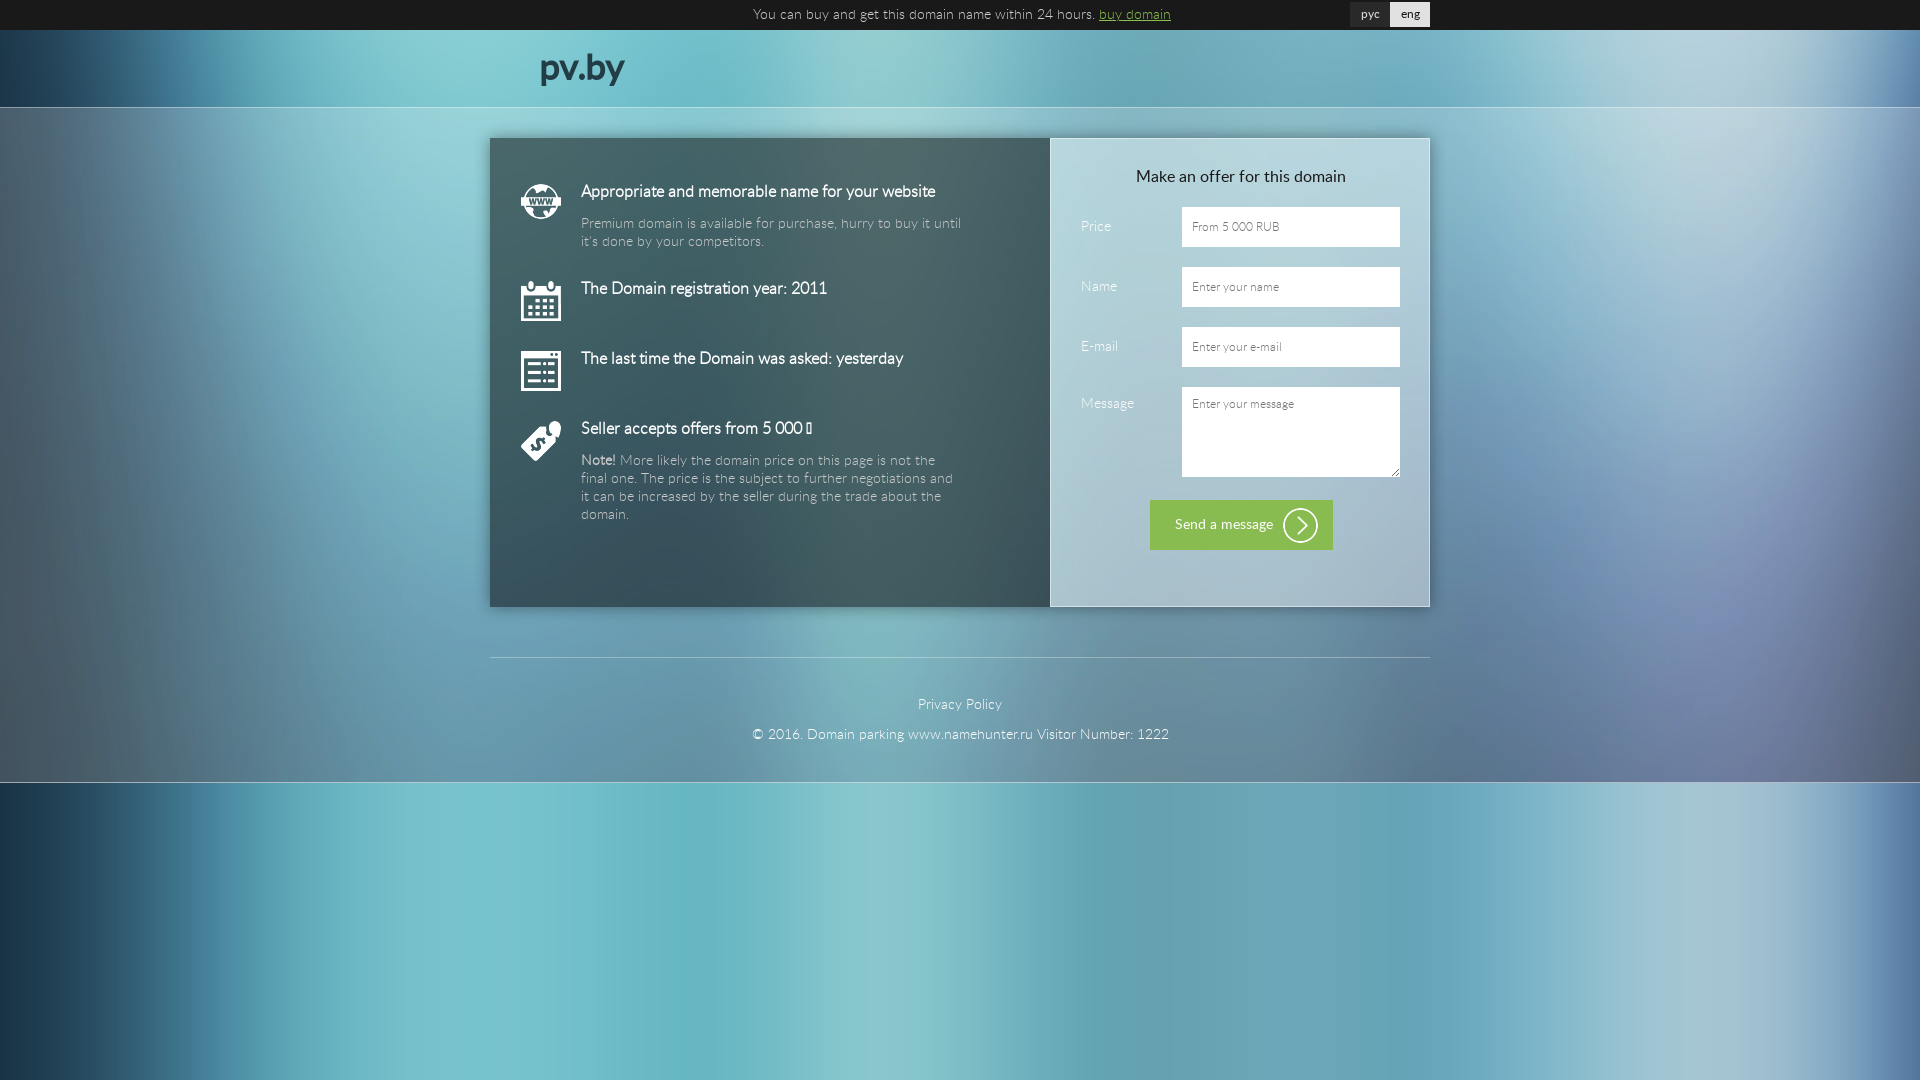  Describe the element at coordinates (1240, 523) in the screenshot. I see `'Send a message'` at that location.